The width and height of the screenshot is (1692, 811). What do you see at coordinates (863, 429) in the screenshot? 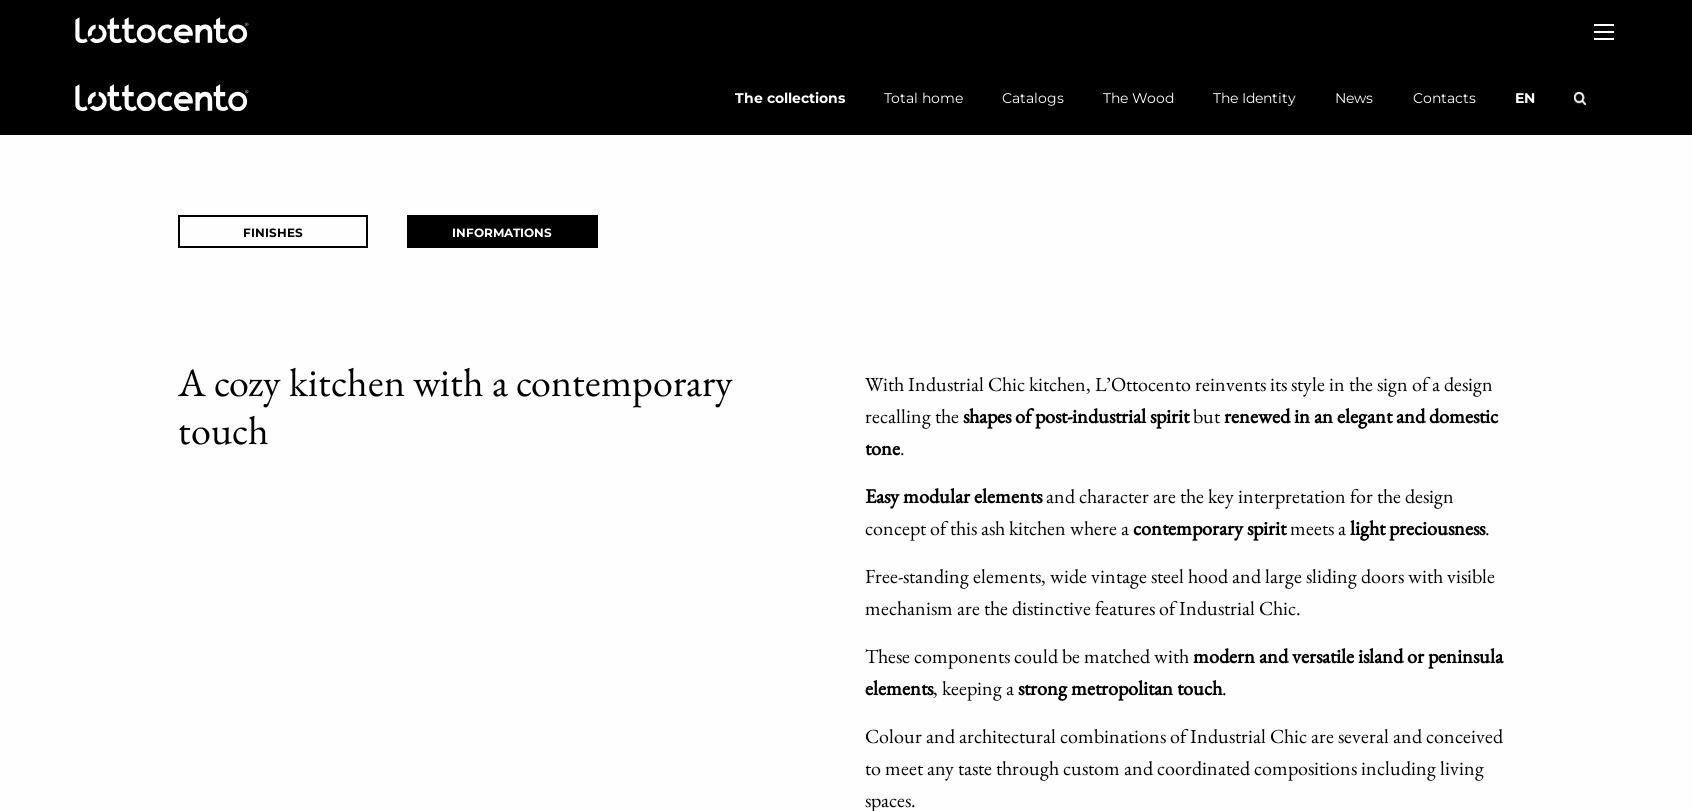
I see `'renewed in an elegant and domestic tone'` at bounding box center [863, 429].